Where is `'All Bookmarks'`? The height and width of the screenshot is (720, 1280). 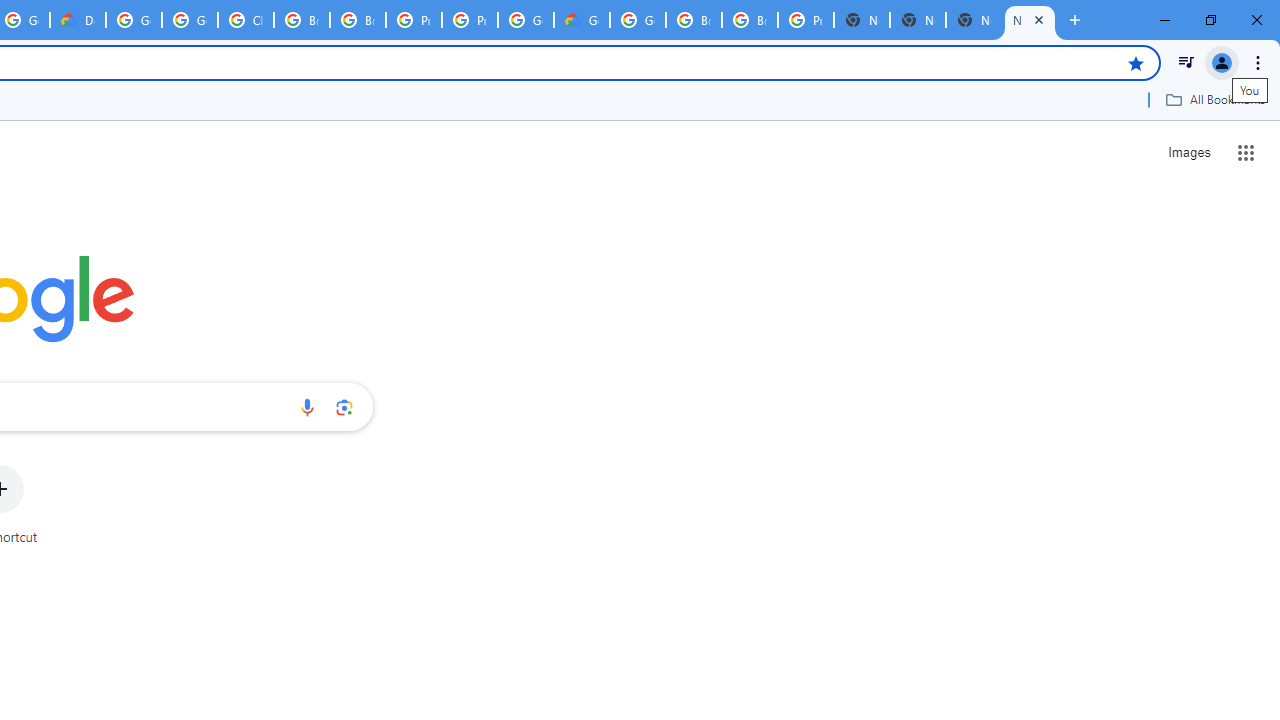
'All Bookmarks' is located at coordinates (1214, 99).